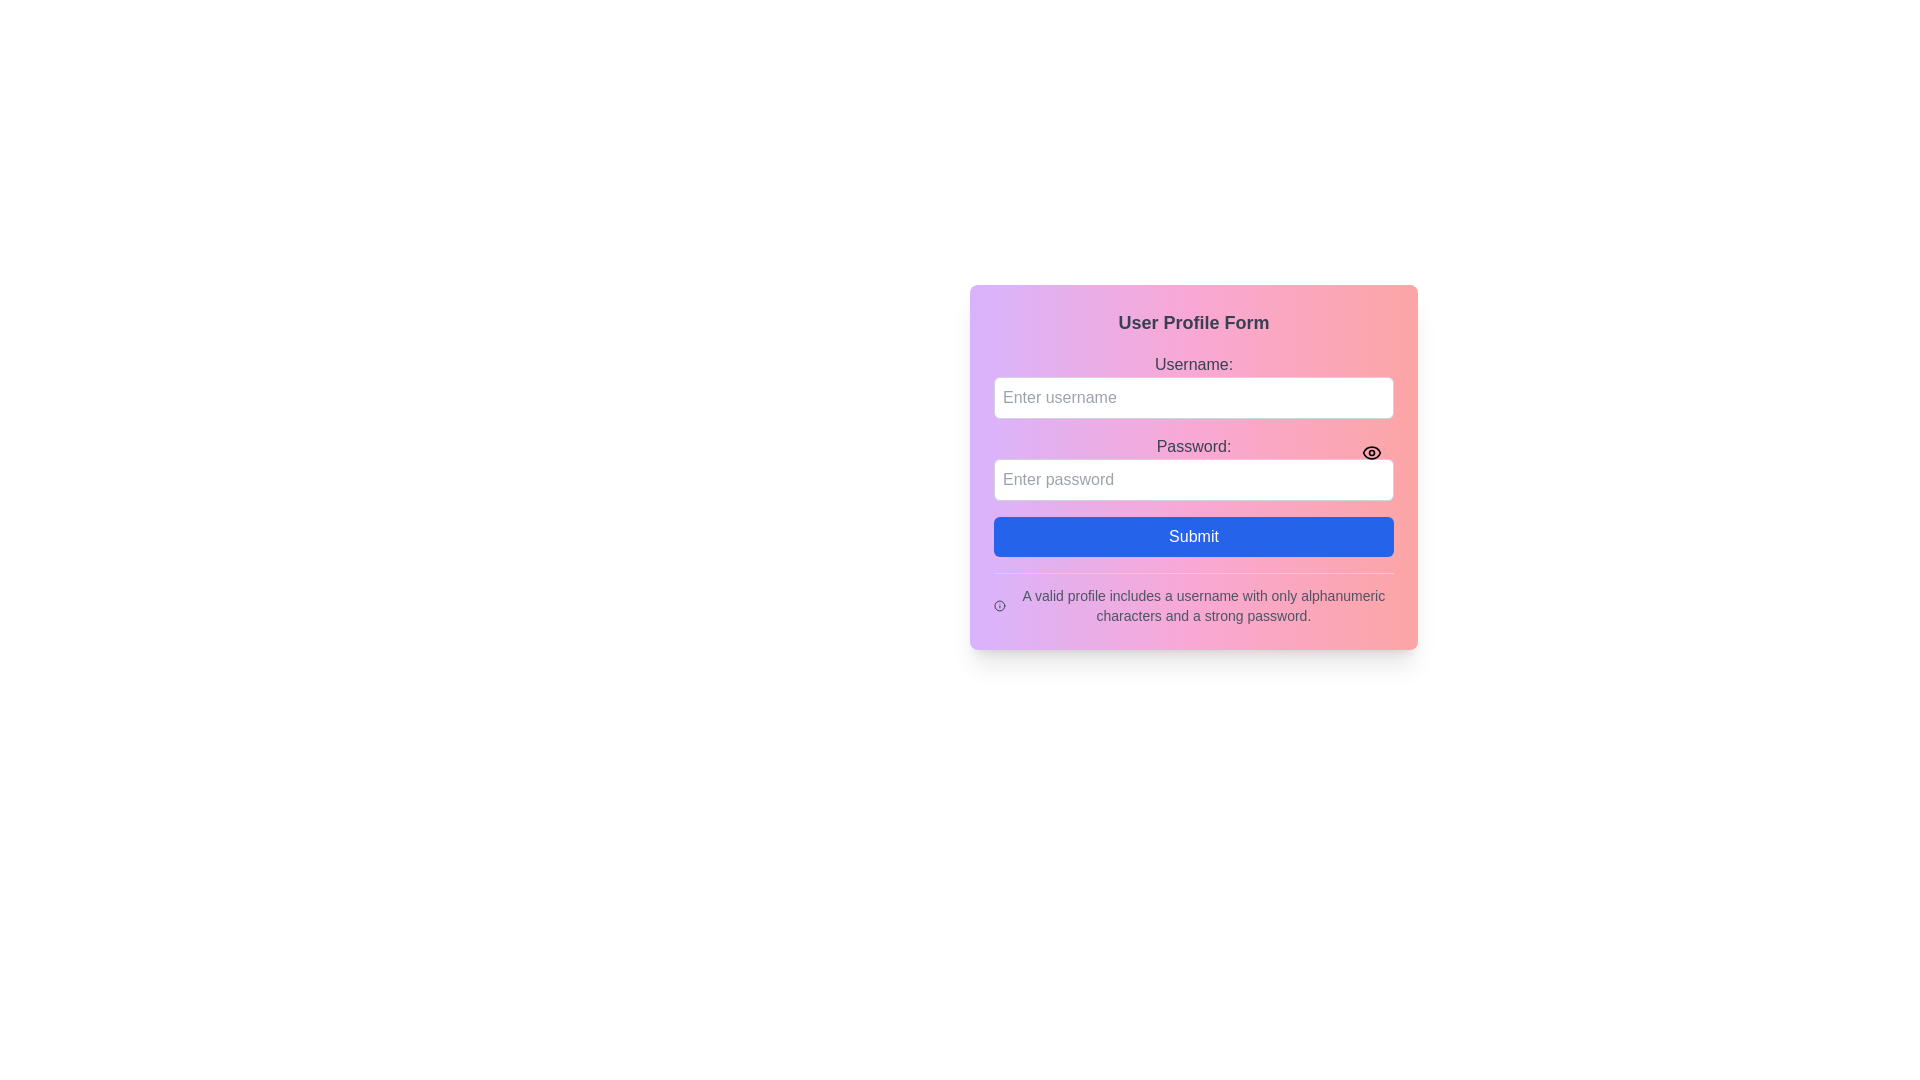 The image size is (1920, 1080). What do you see at coordinates (1194, 467) in the screenshot?
I see `the Password input field located in the centered form, which is the second input field beneath the 'Username:' field and above the 'Submit' button` at bounding box center [1194, 467].